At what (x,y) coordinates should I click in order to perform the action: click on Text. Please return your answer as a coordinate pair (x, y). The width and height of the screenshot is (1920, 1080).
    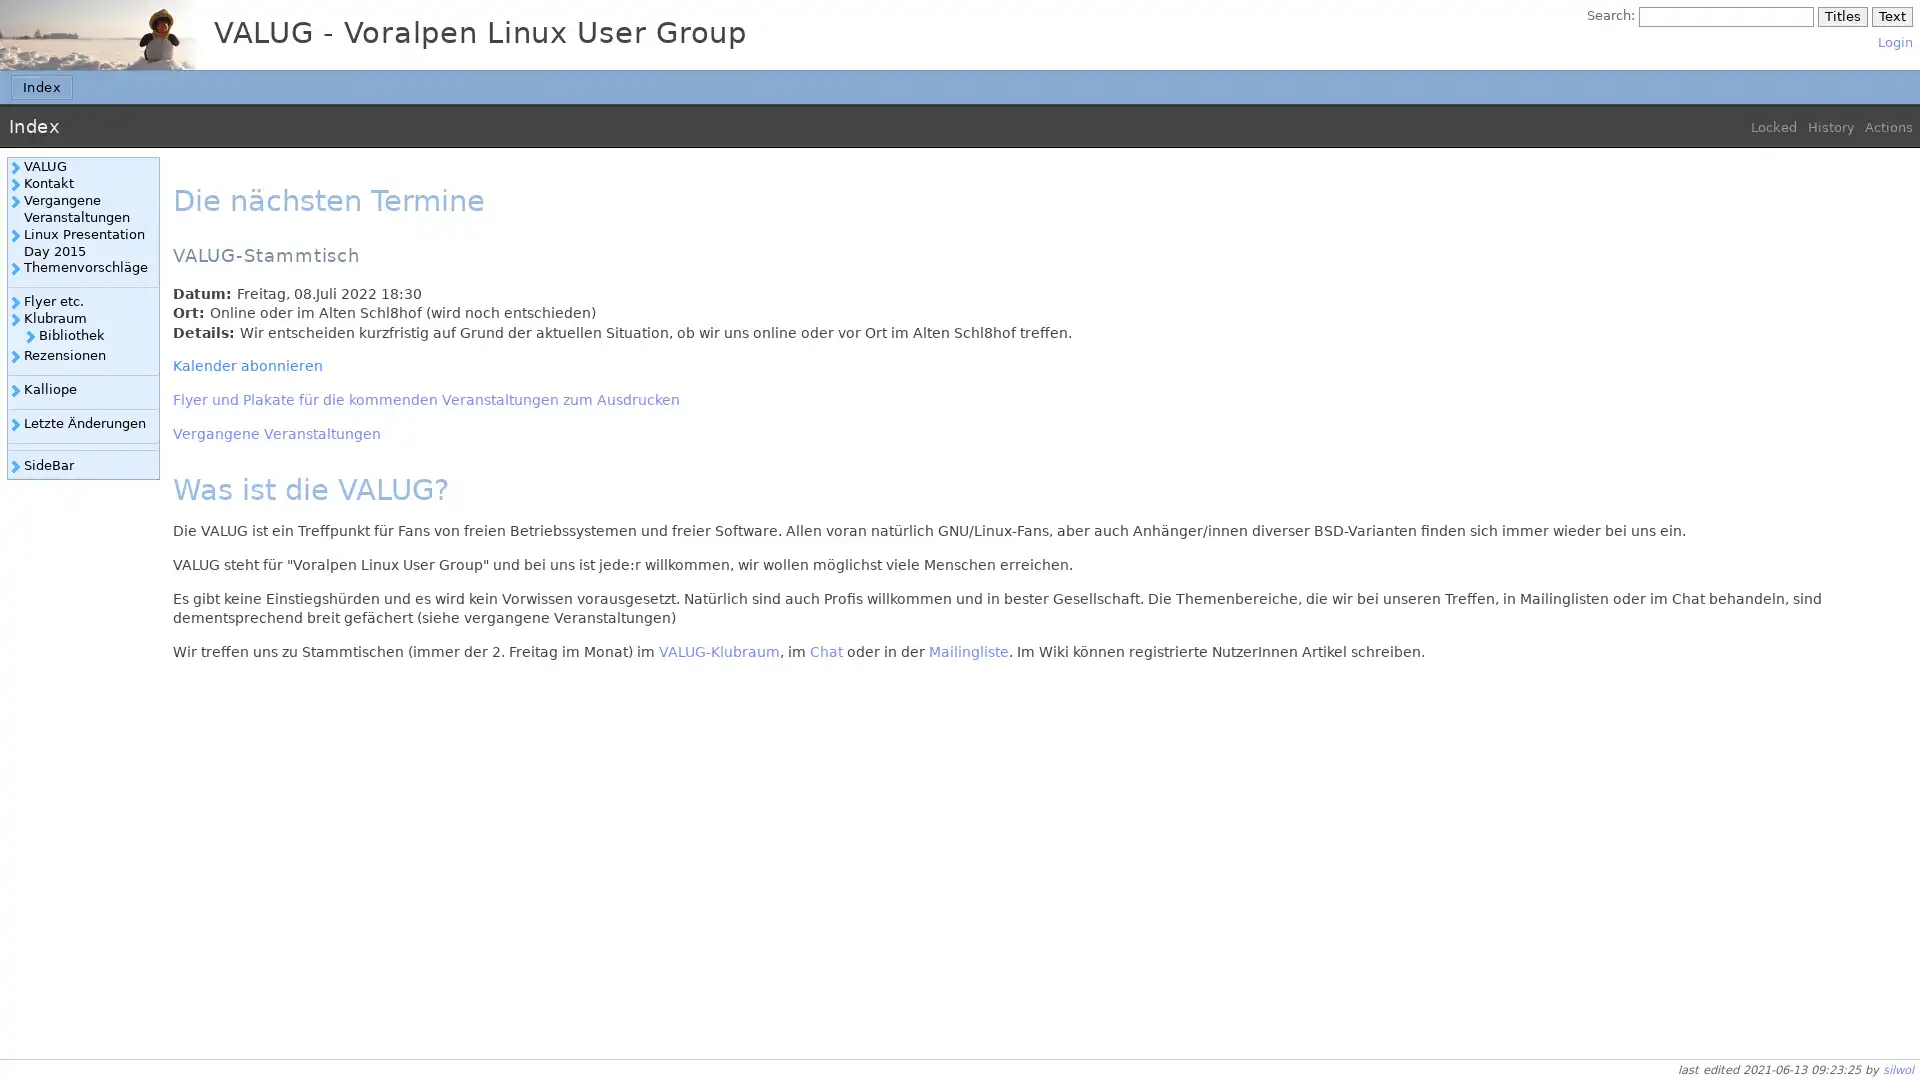
    Looking at the image, I should click on (1890, 16).